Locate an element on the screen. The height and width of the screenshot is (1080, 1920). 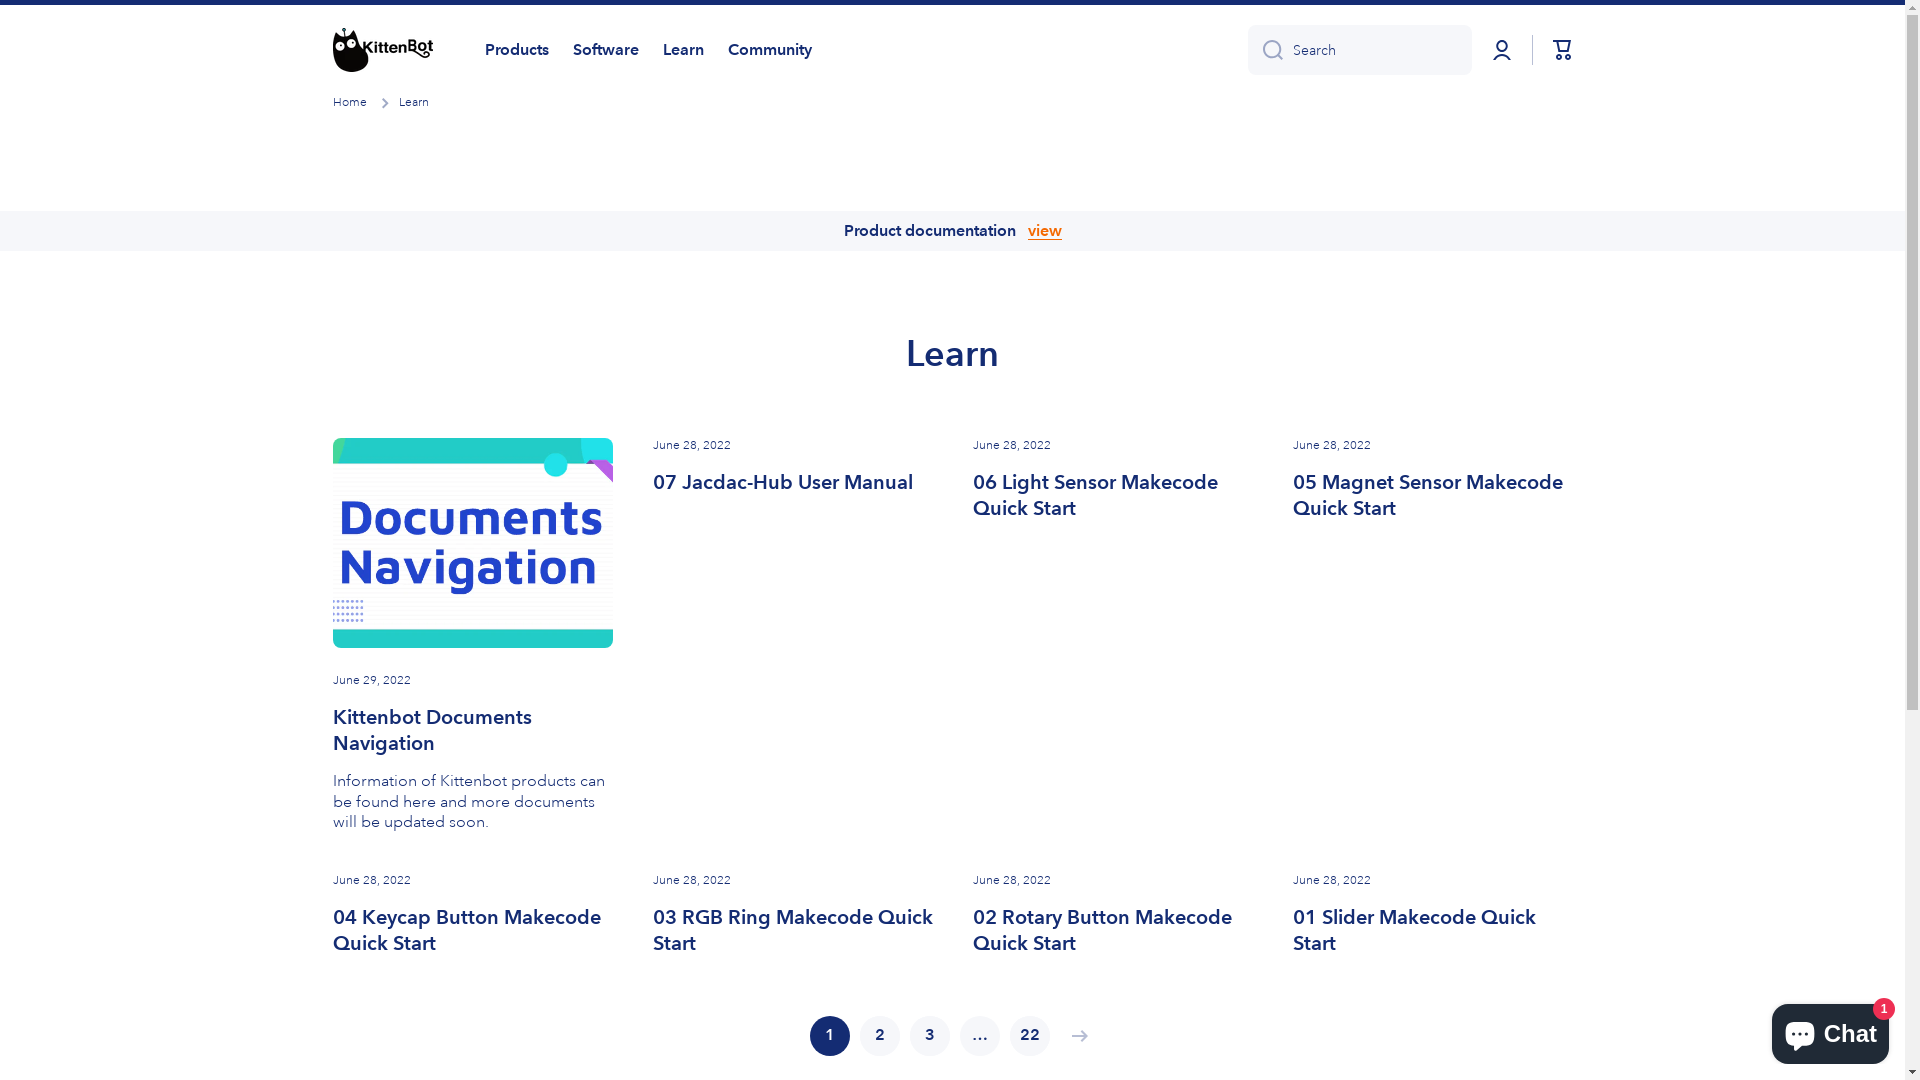
'Product documentation is located at coordinates (951, 230).